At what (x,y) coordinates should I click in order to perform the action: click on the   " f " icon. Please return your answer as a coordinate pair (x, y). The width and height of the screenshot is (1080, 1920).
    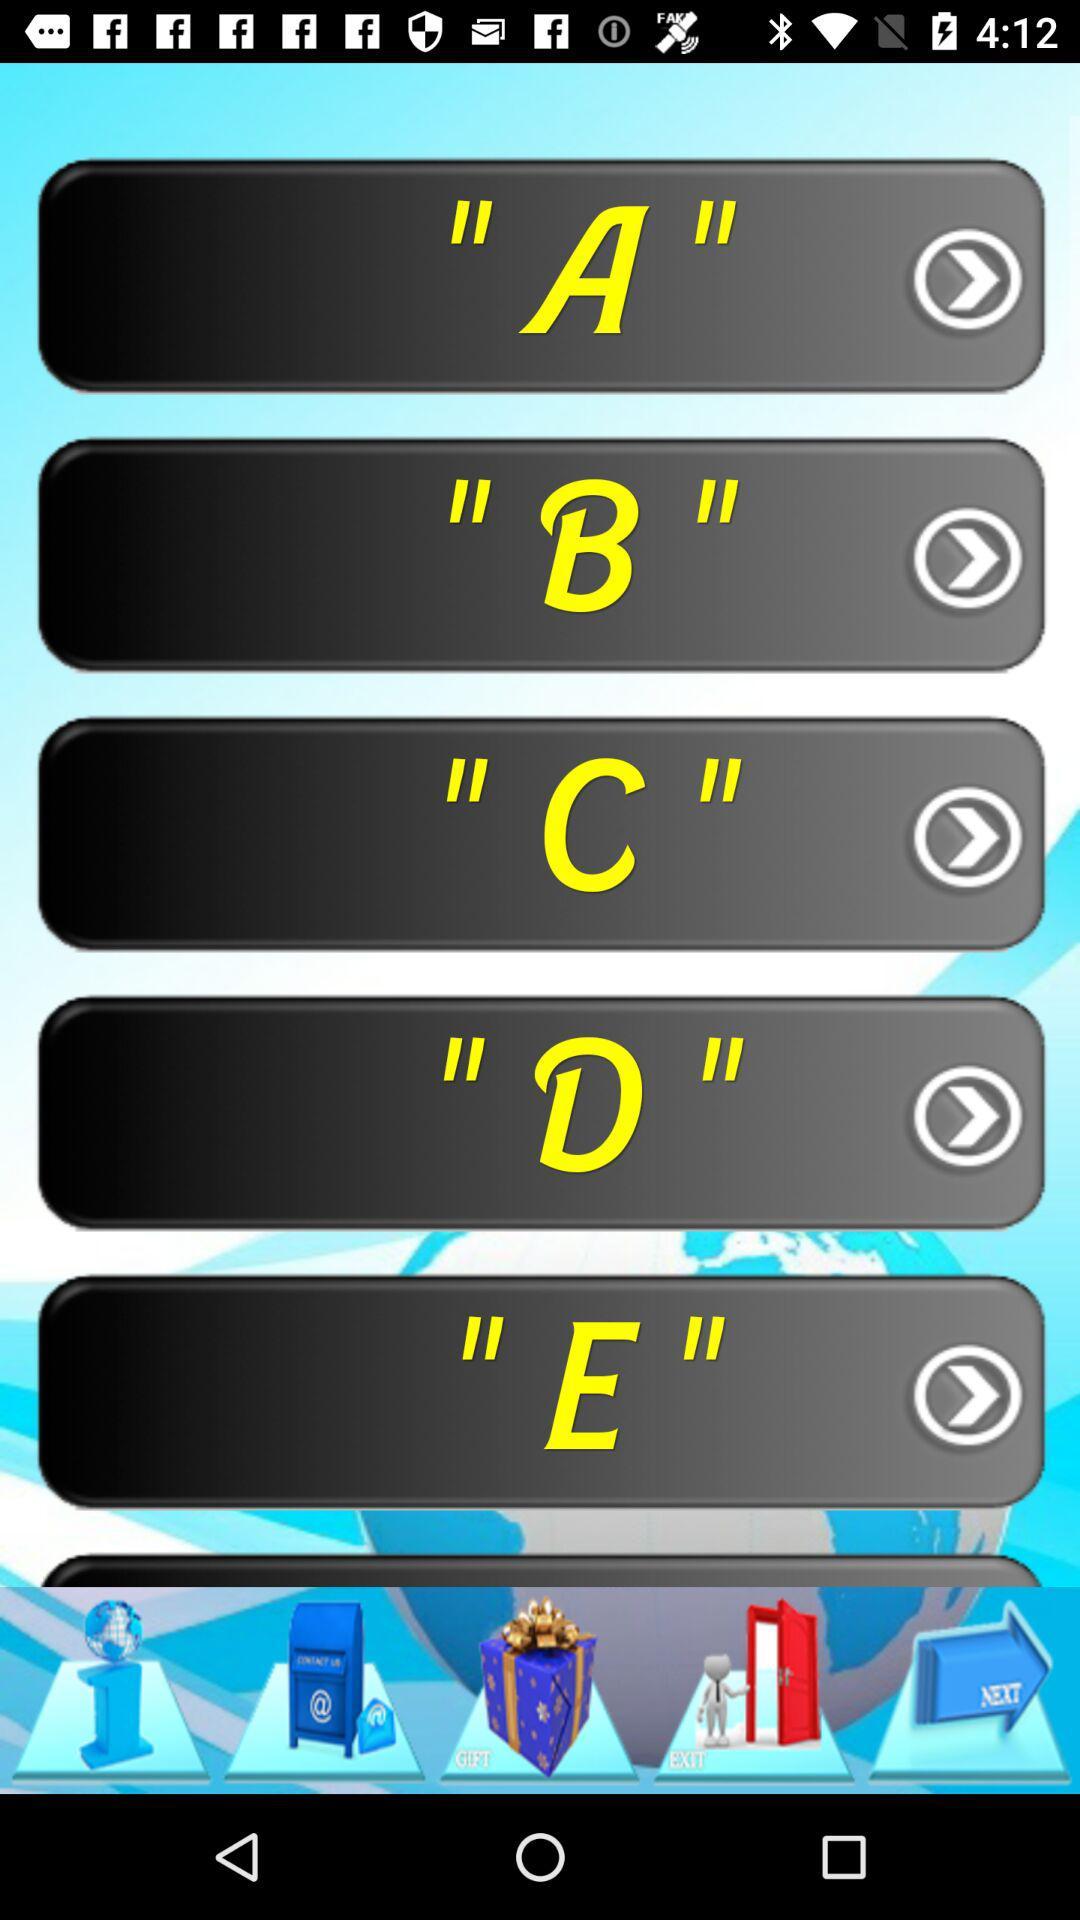
    Looking at the image, I should click on (540, 1567).